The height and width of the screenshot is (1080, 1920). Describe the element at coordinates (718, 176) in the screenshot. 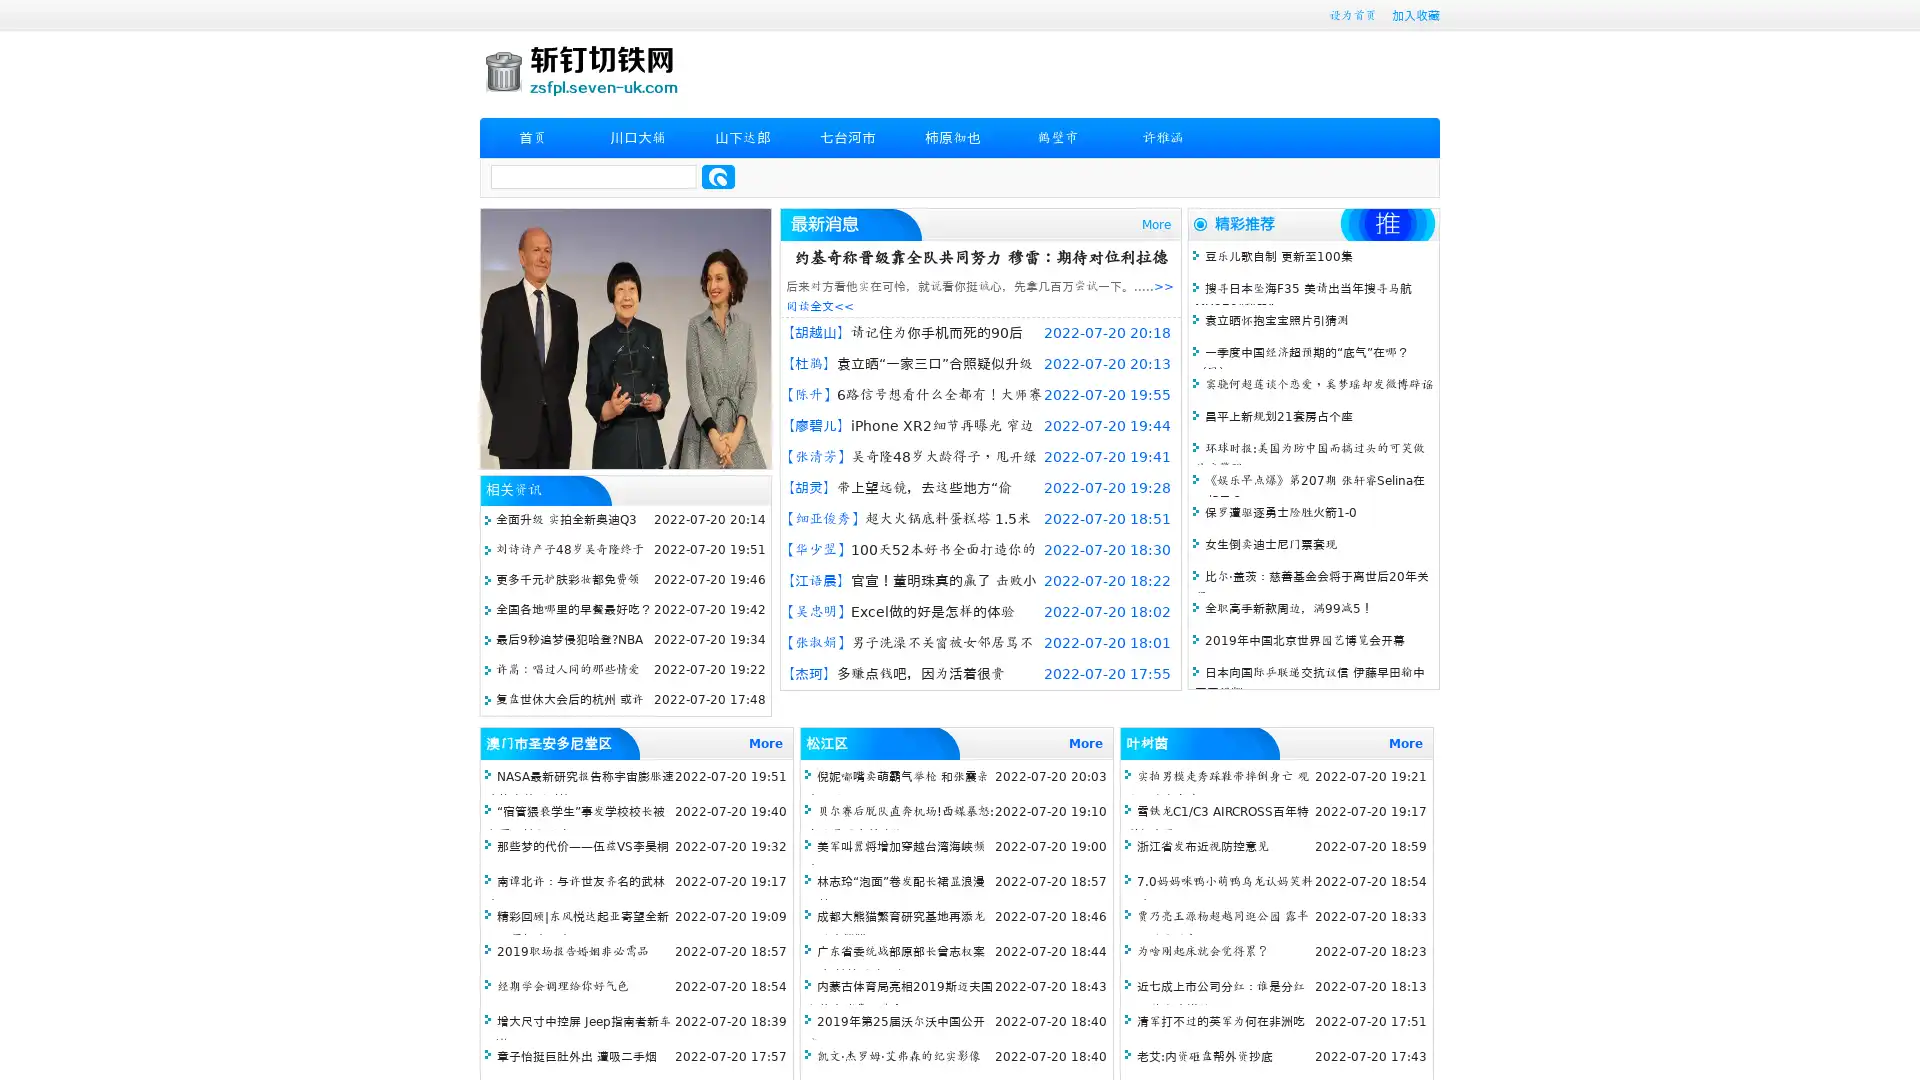

I see `Search` at that location.